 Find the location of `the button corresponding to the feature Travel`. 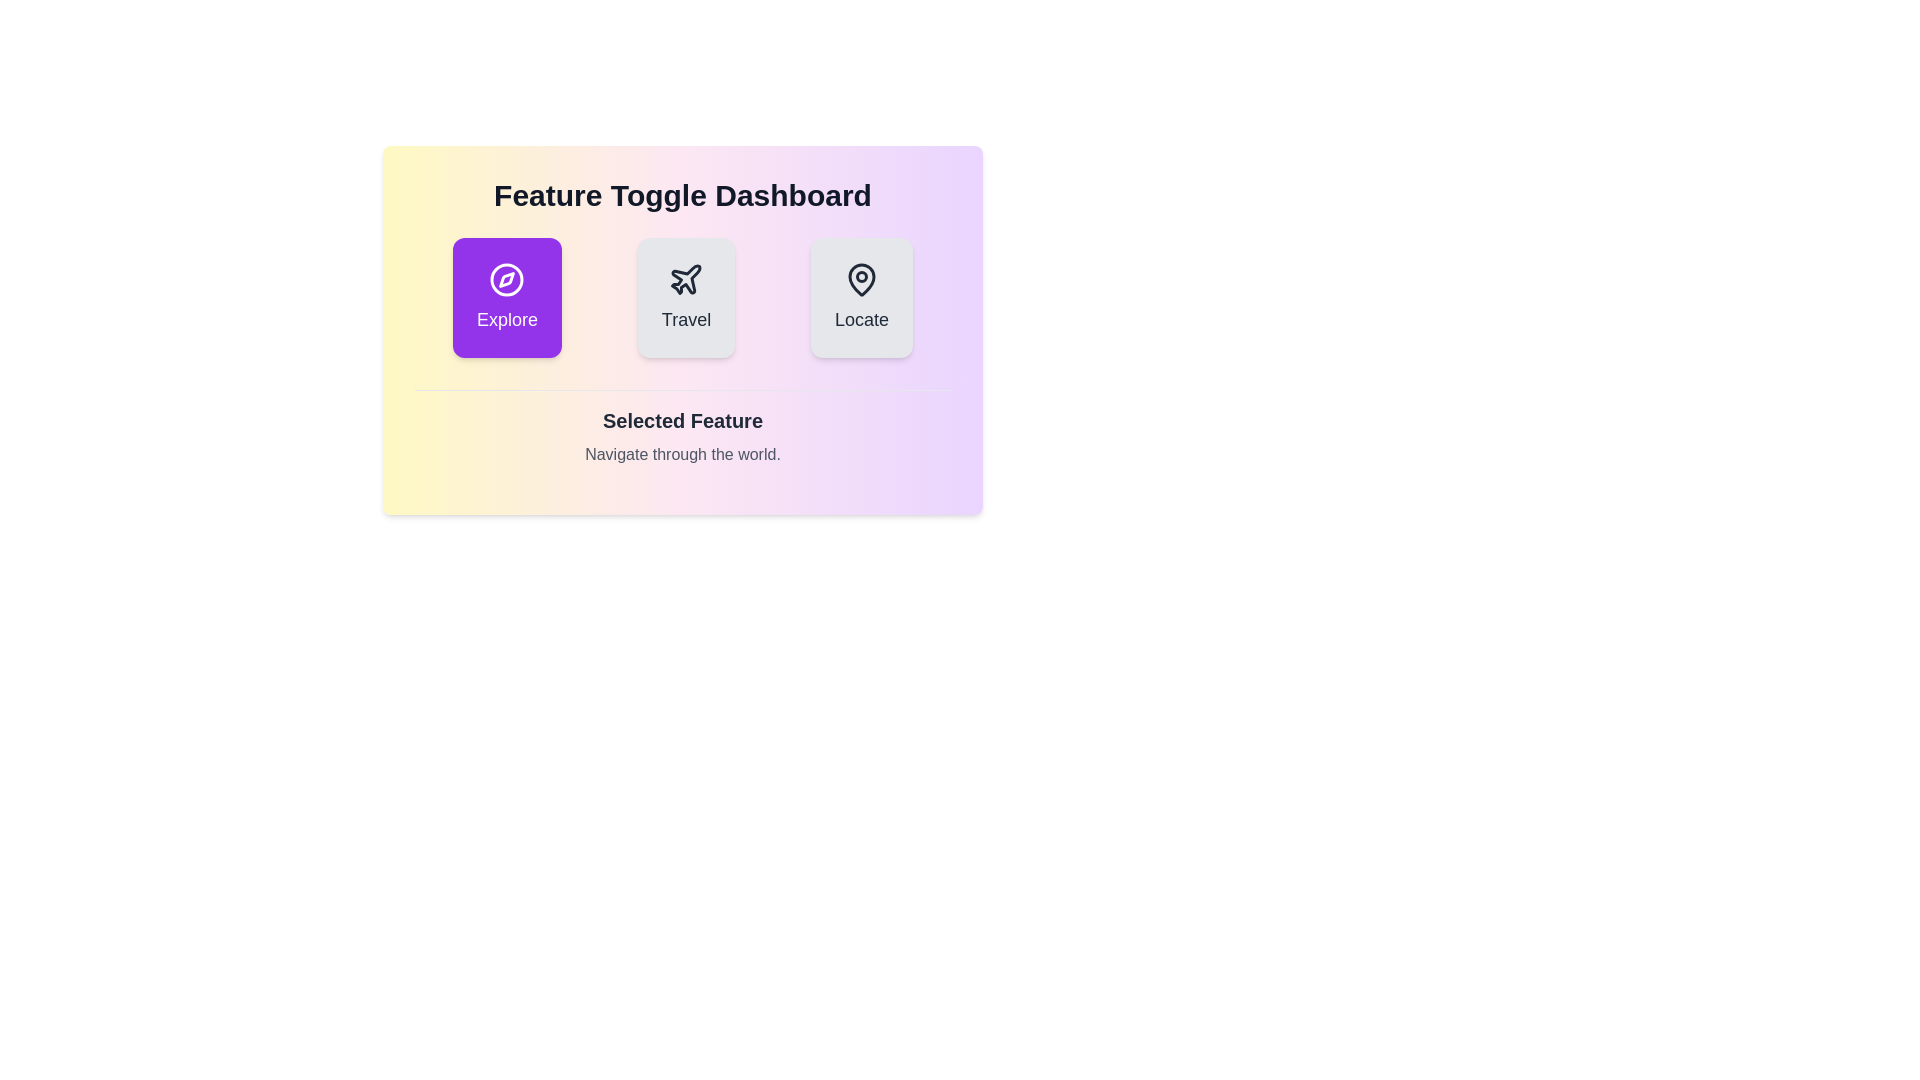

the button corresponding to the feature Travel is located at coordinates (686, 297).